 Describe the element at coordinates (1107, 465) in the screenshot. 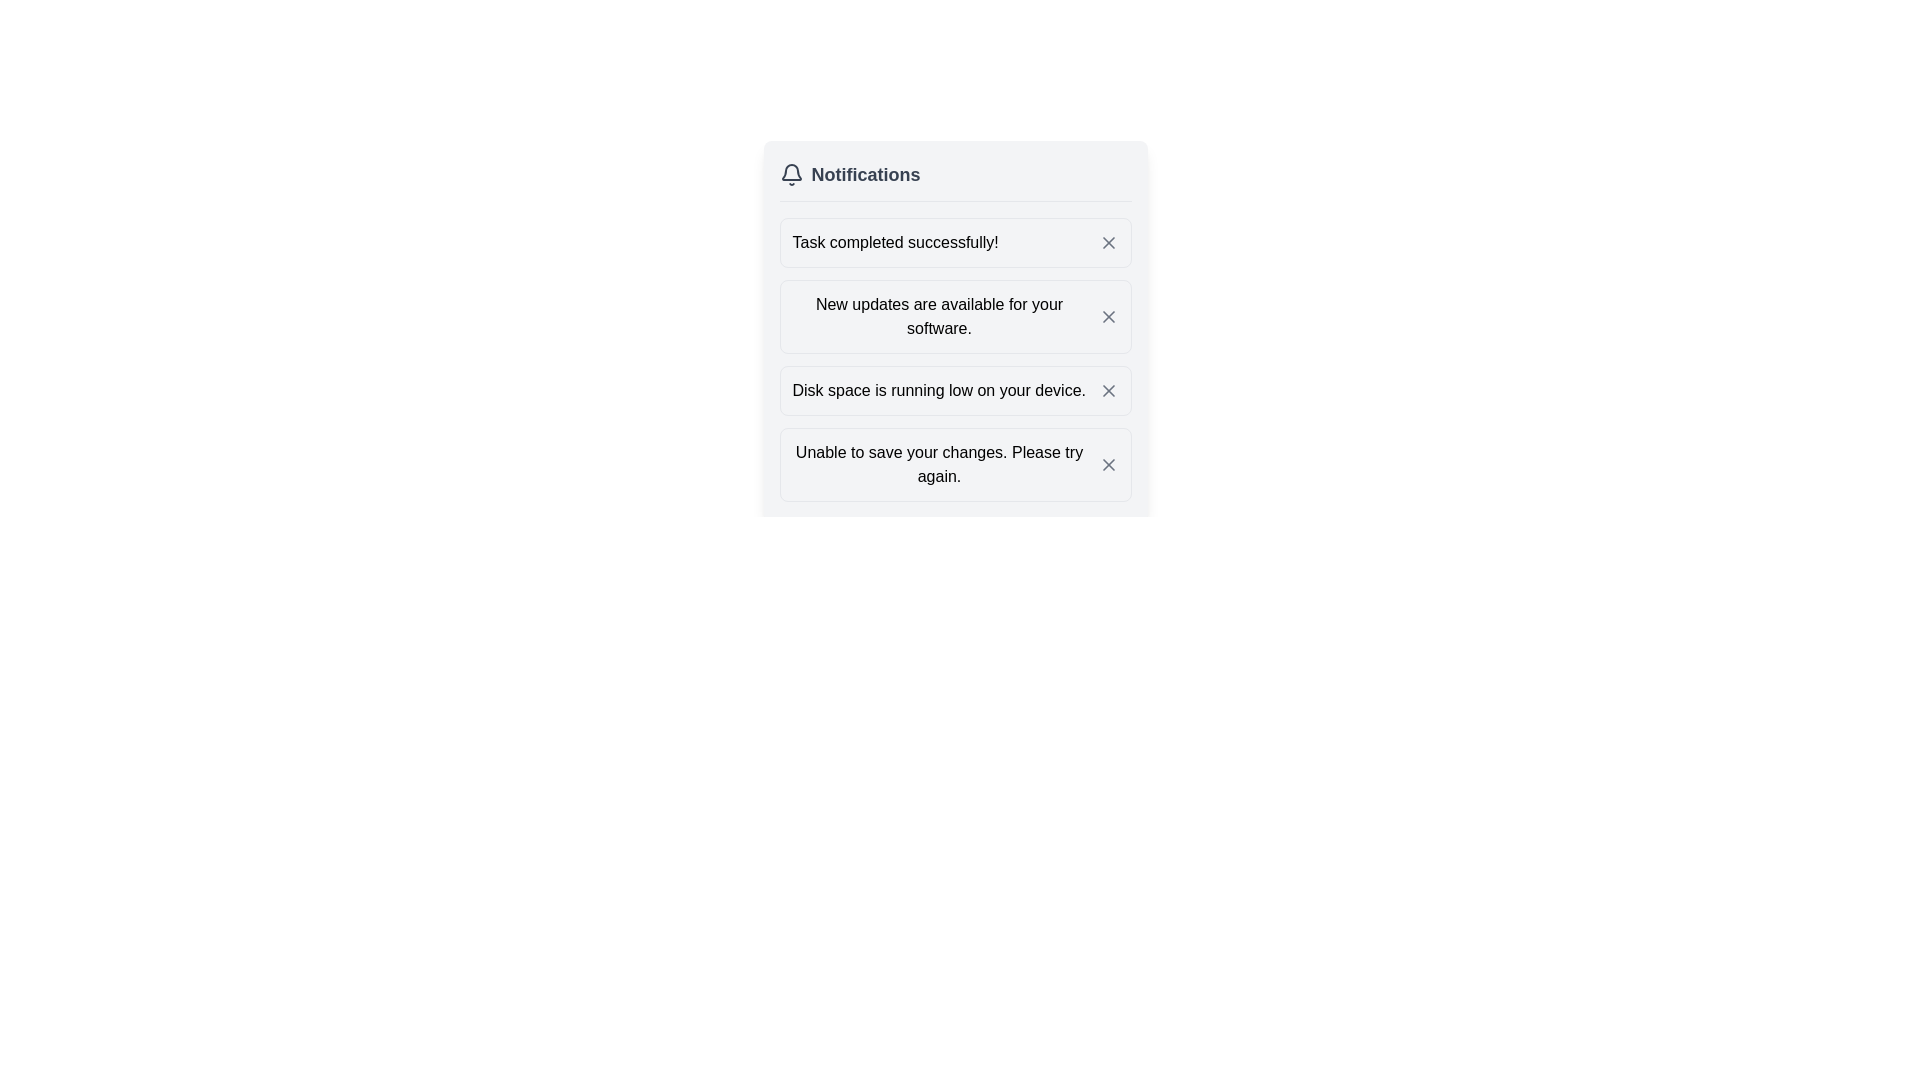

I see `the close button located to the far right of the notification displaying 'Unable` at that location.